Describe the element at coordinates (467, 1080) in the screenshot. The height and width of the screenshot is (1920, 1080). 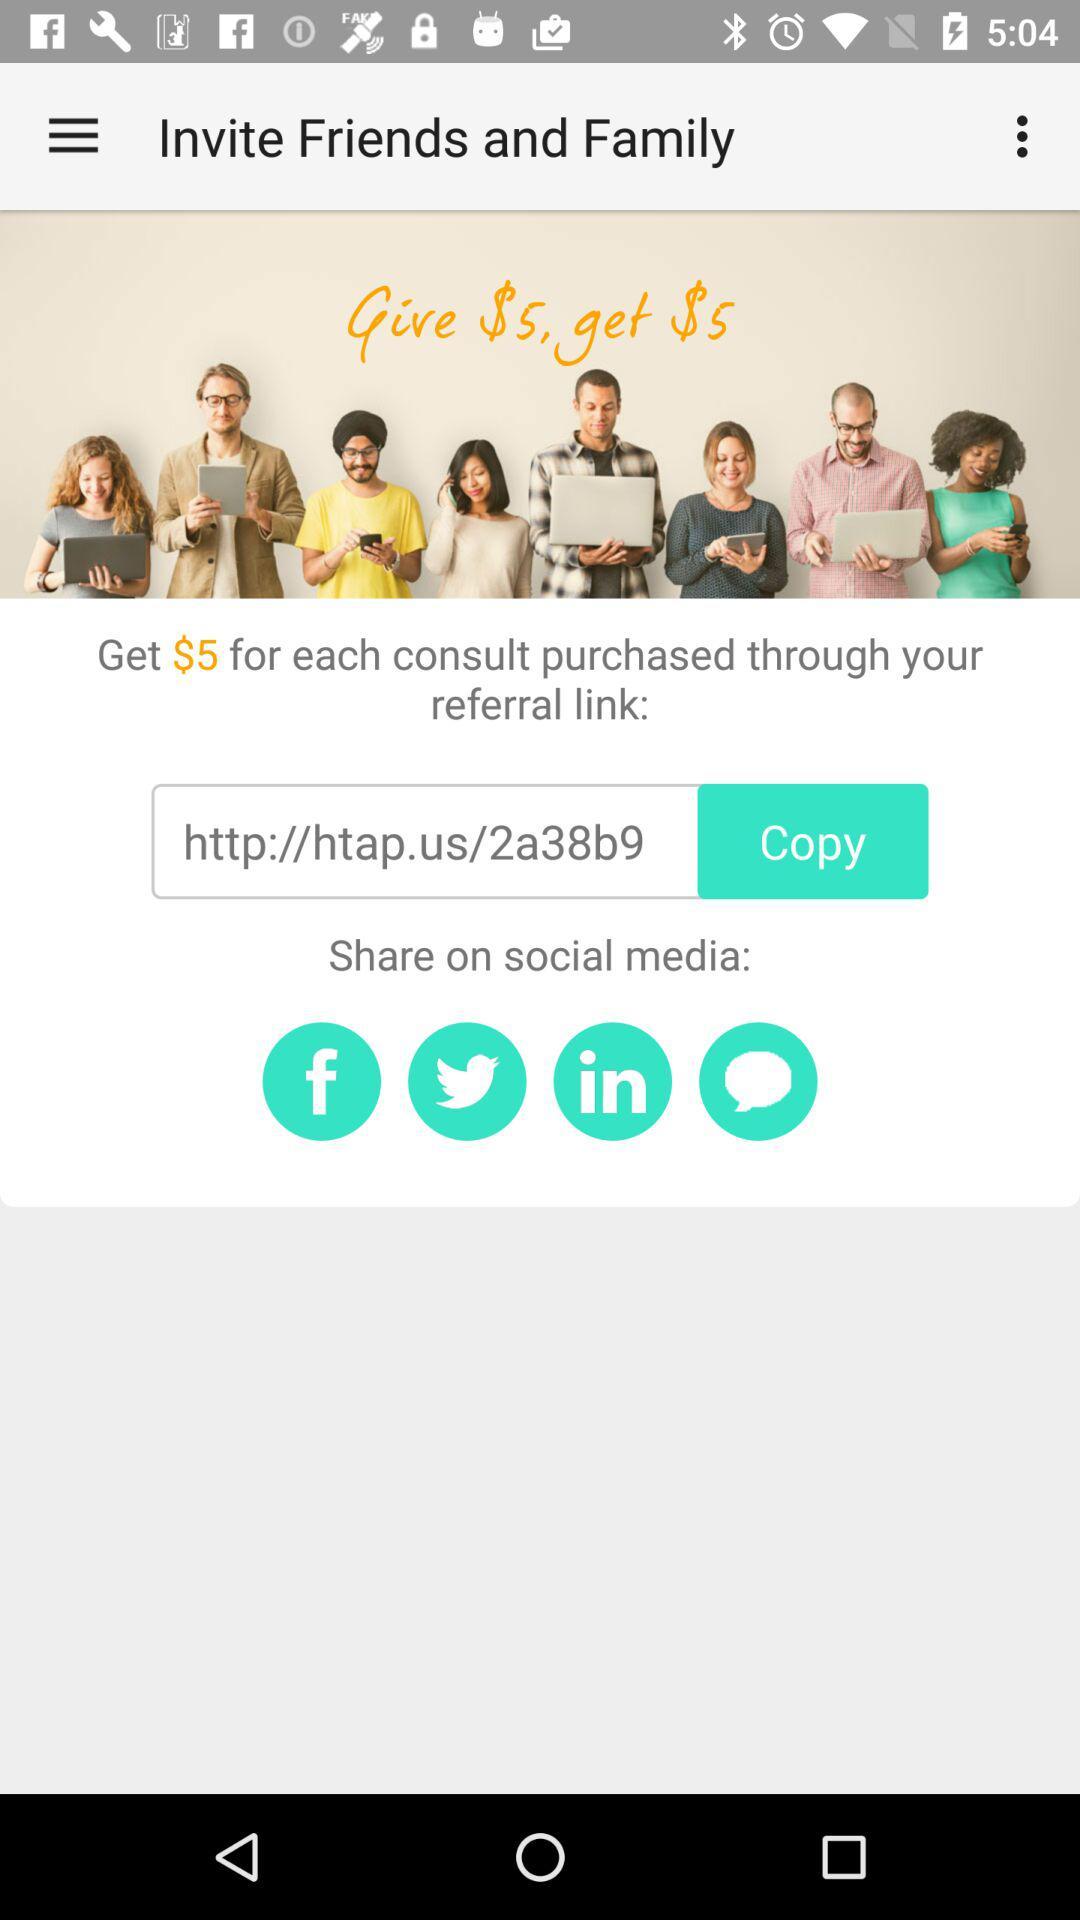
I see `share link on twitter` at that location.